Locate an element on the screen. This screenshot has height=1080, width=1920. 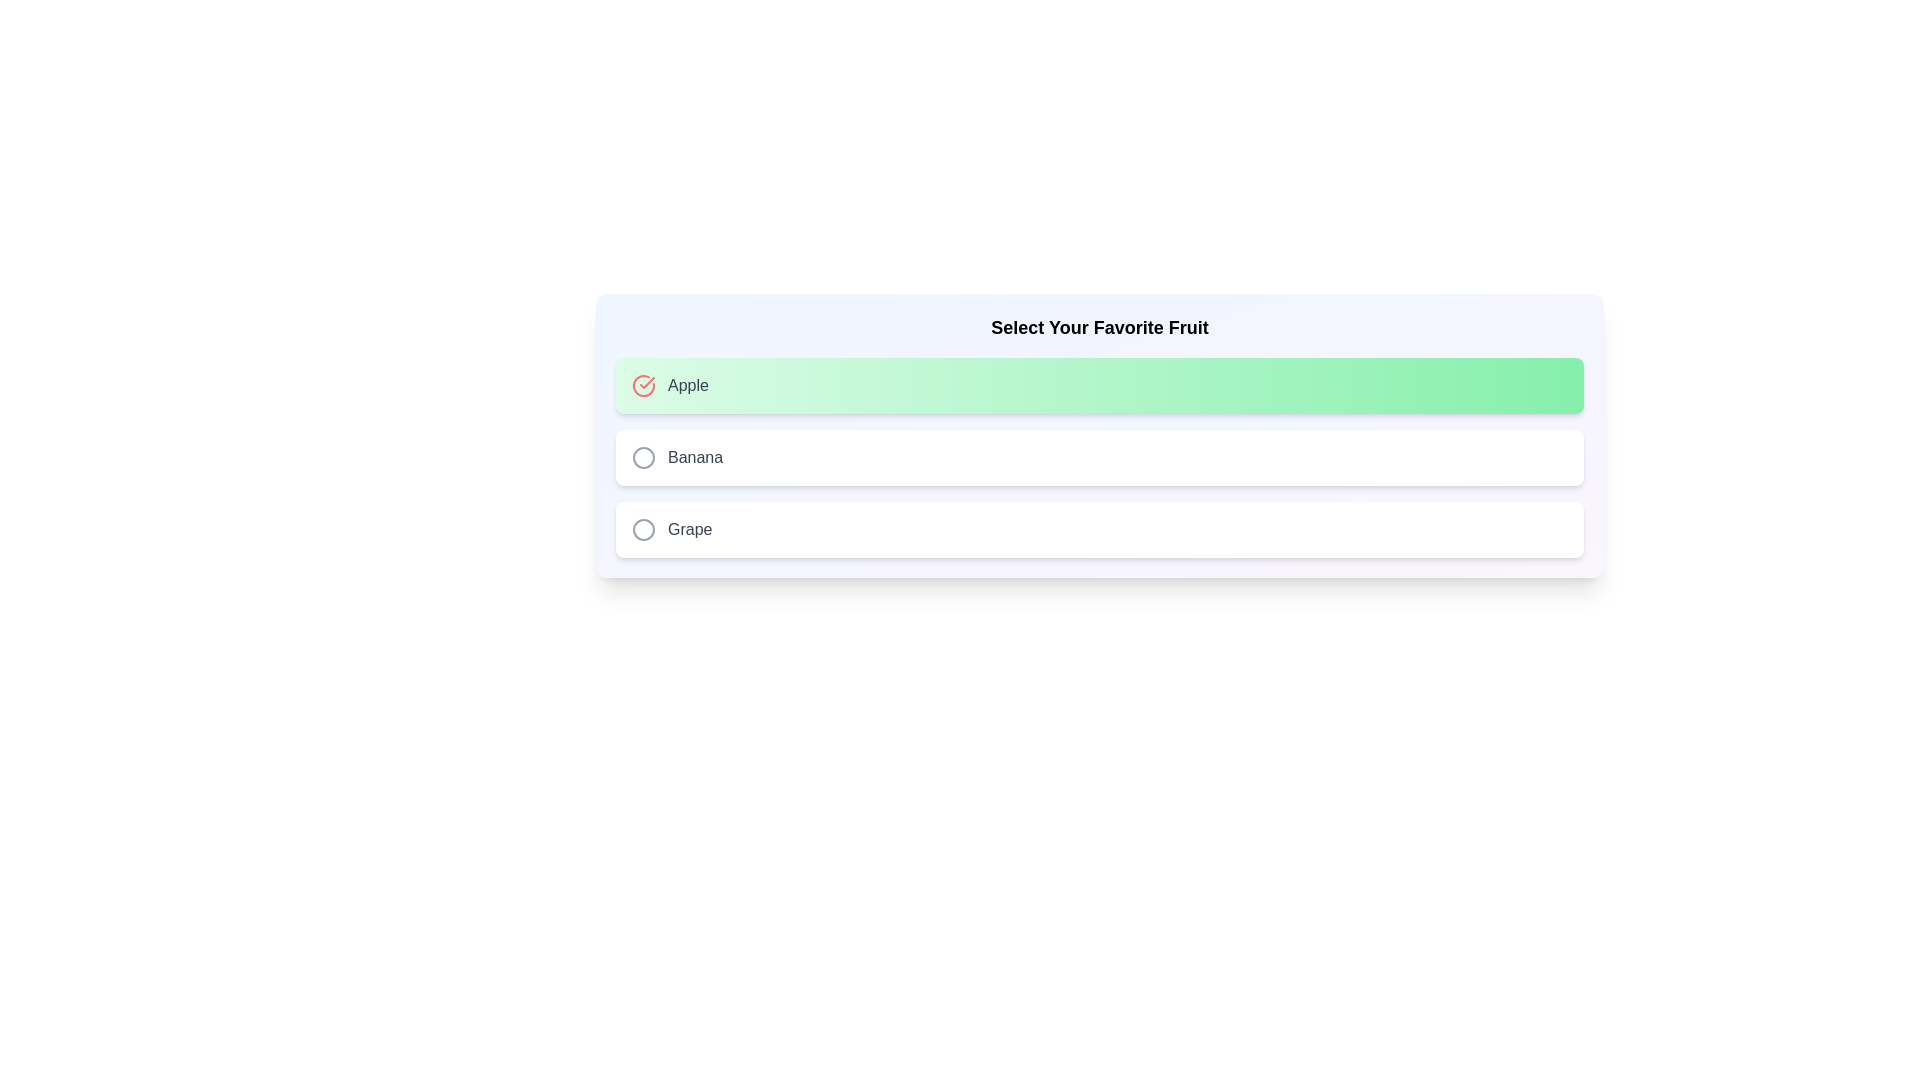
the icon located on the left side of the 'Banana' card, which is the second card in a vertically stacked list of fruit options is located at coordinates (643, 458).